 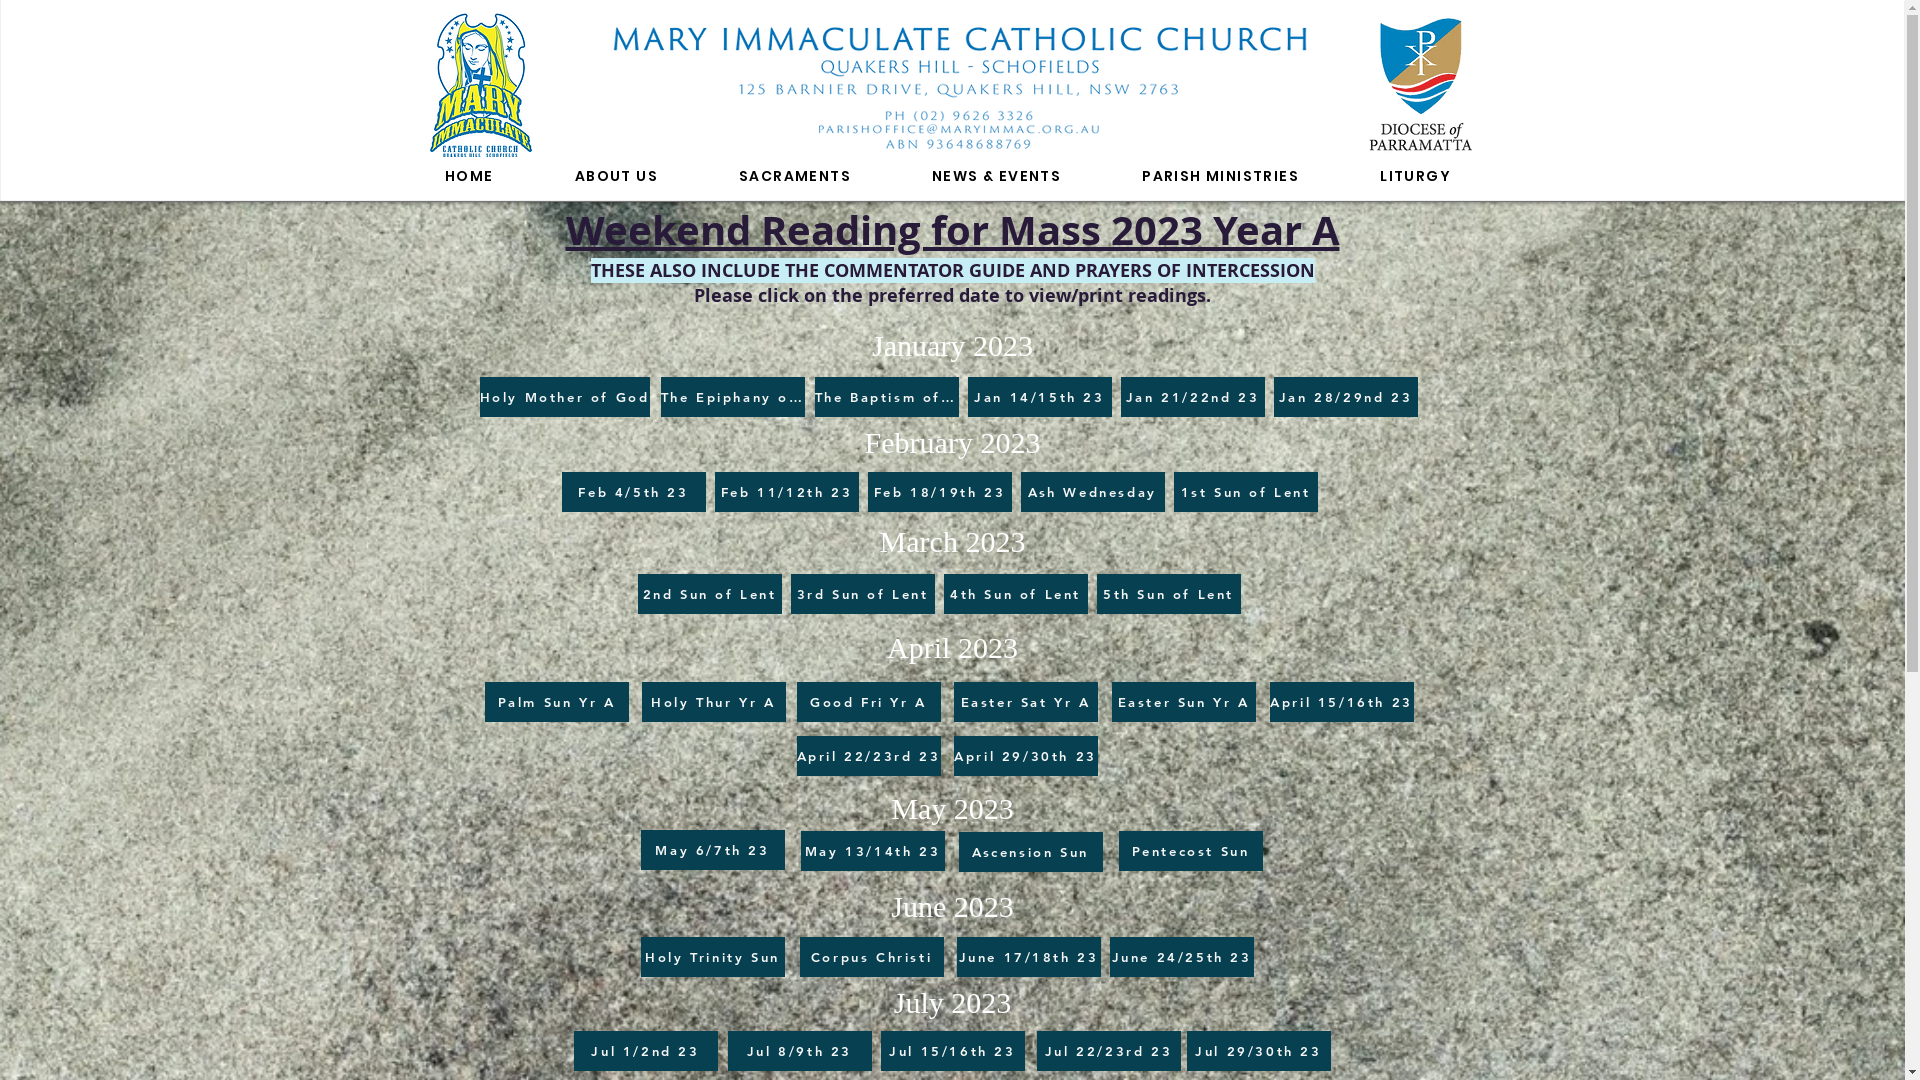 I want to click on 'Feb 4/5th 23', so click(x=632, y=492).